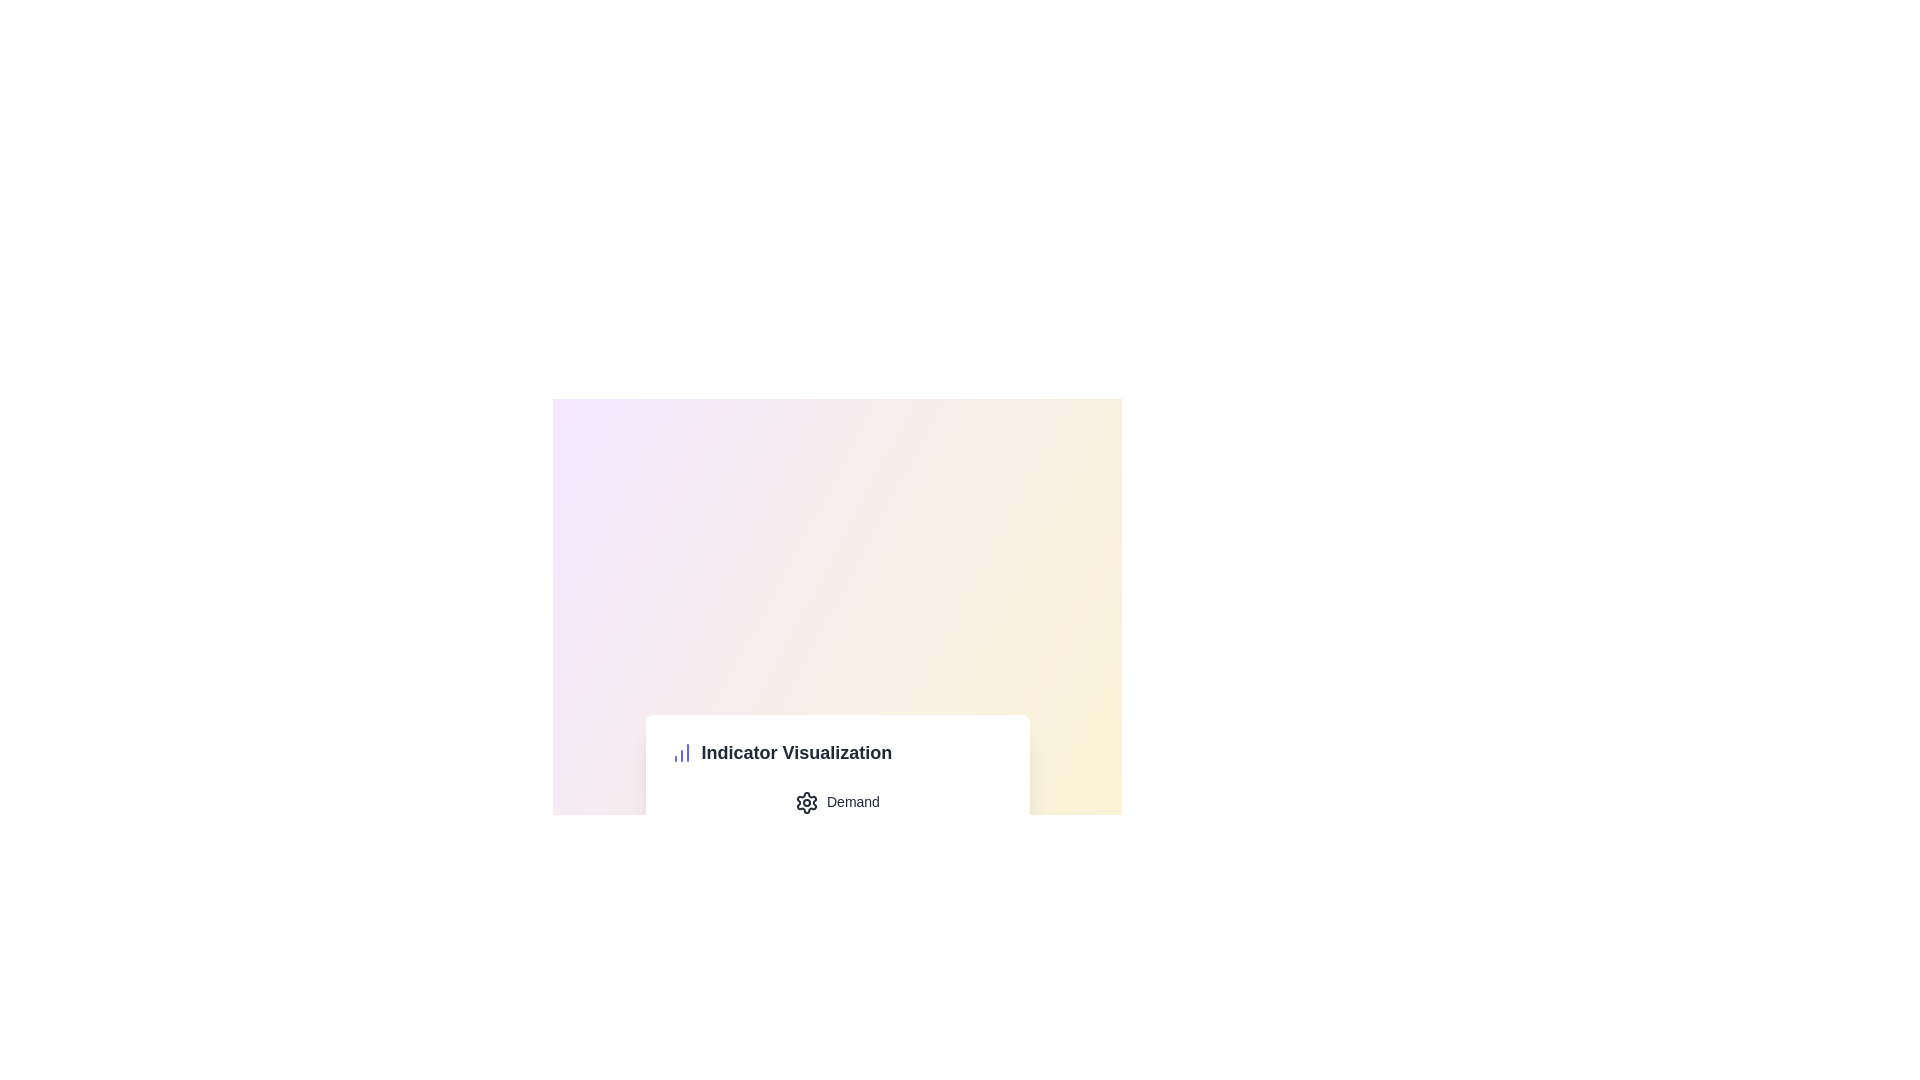 The height and width of the screenshot is (1080, 1920). I want to click on the slider to set the value to 44, so click(965, 830).